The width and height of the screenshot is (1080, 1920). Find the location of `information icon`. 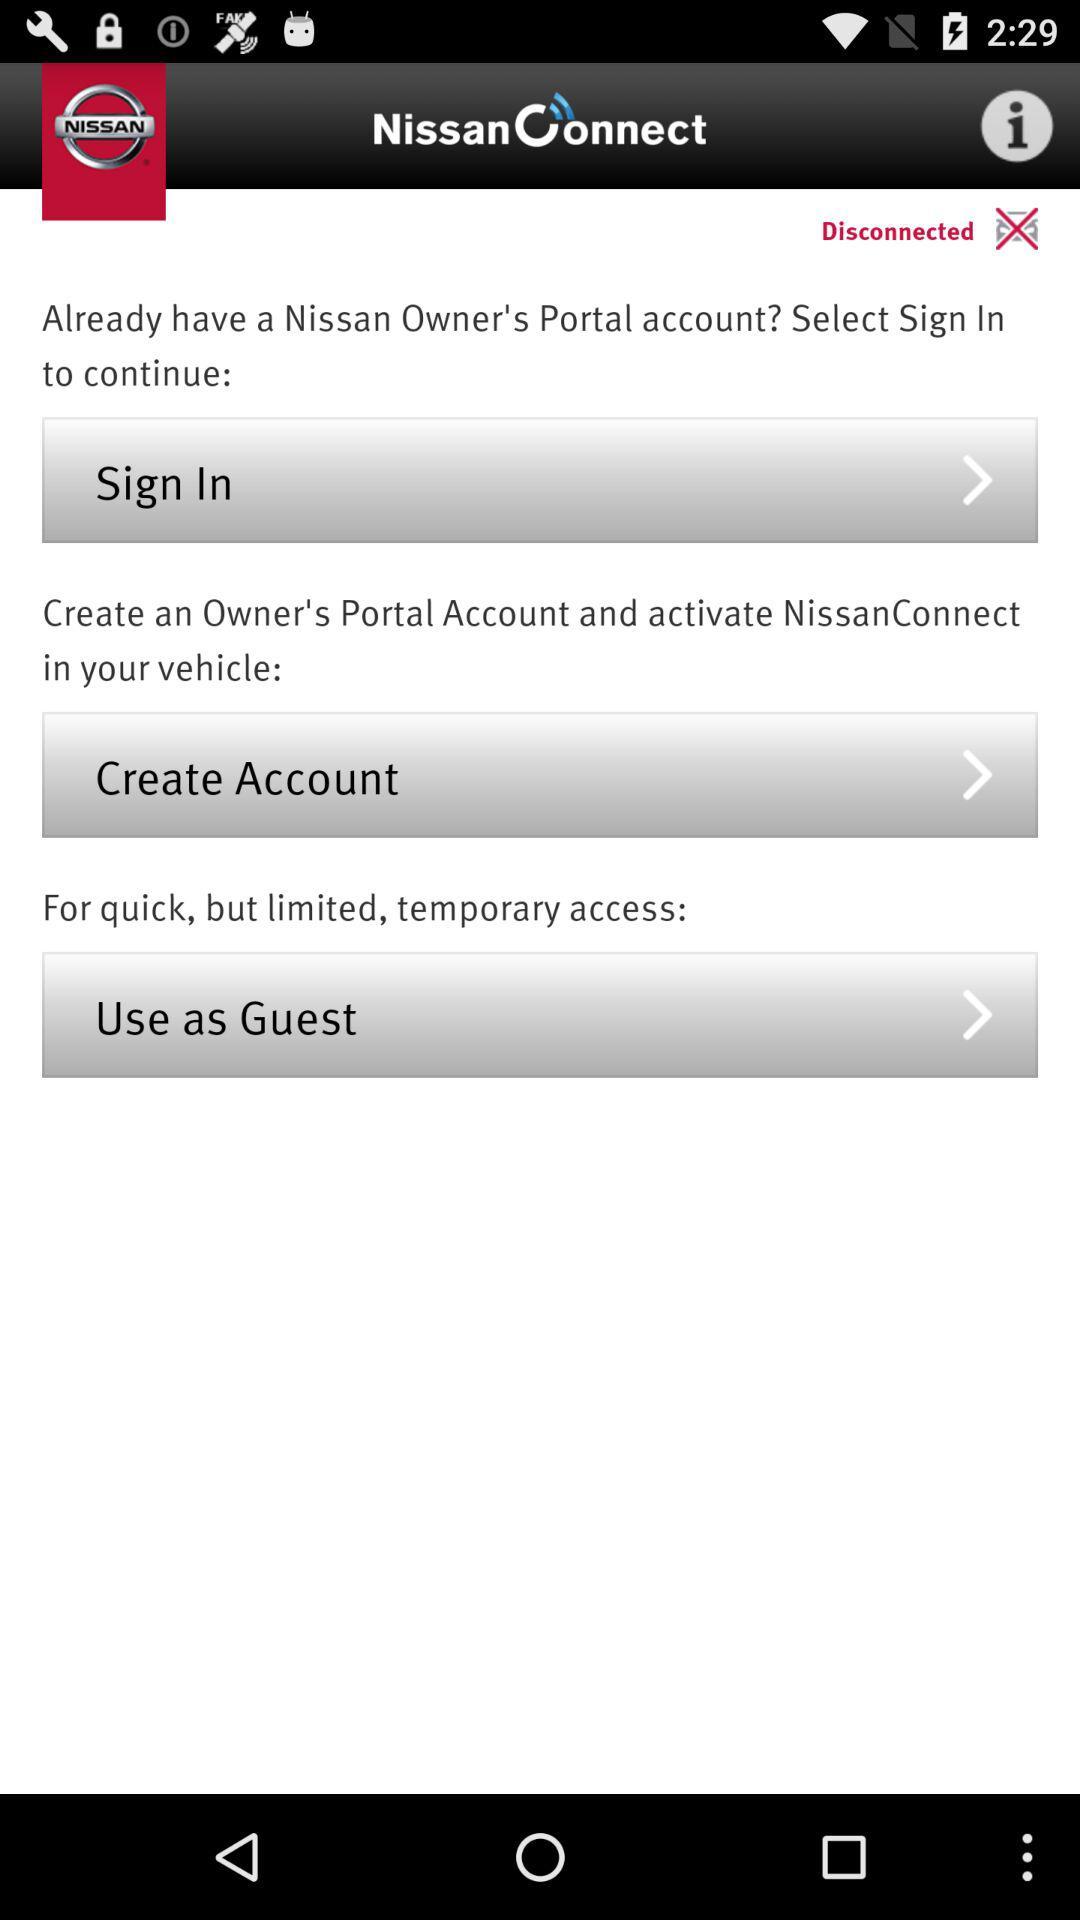

information icon is located at coordinates (1017, 124).